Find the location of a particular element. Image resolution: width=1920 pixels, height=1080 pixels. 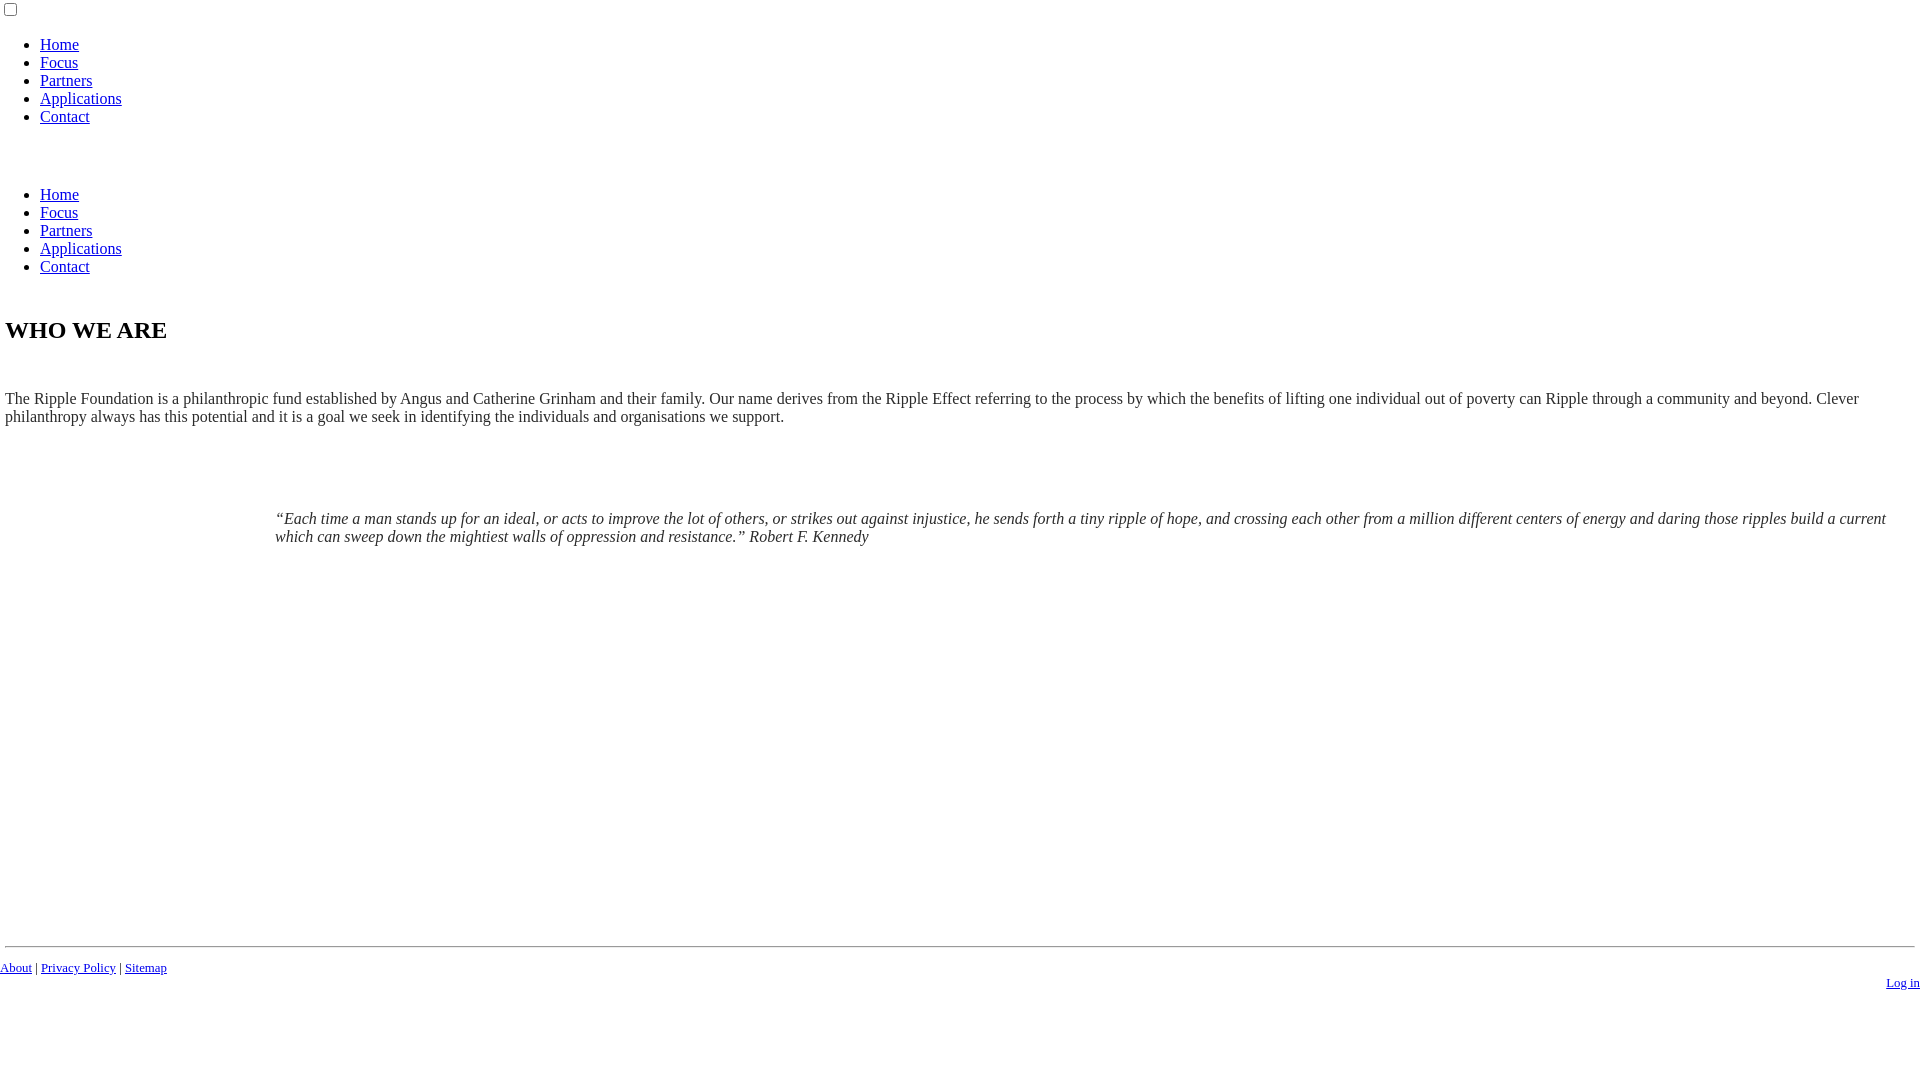

'Home' is located at coordinates (59, 44).